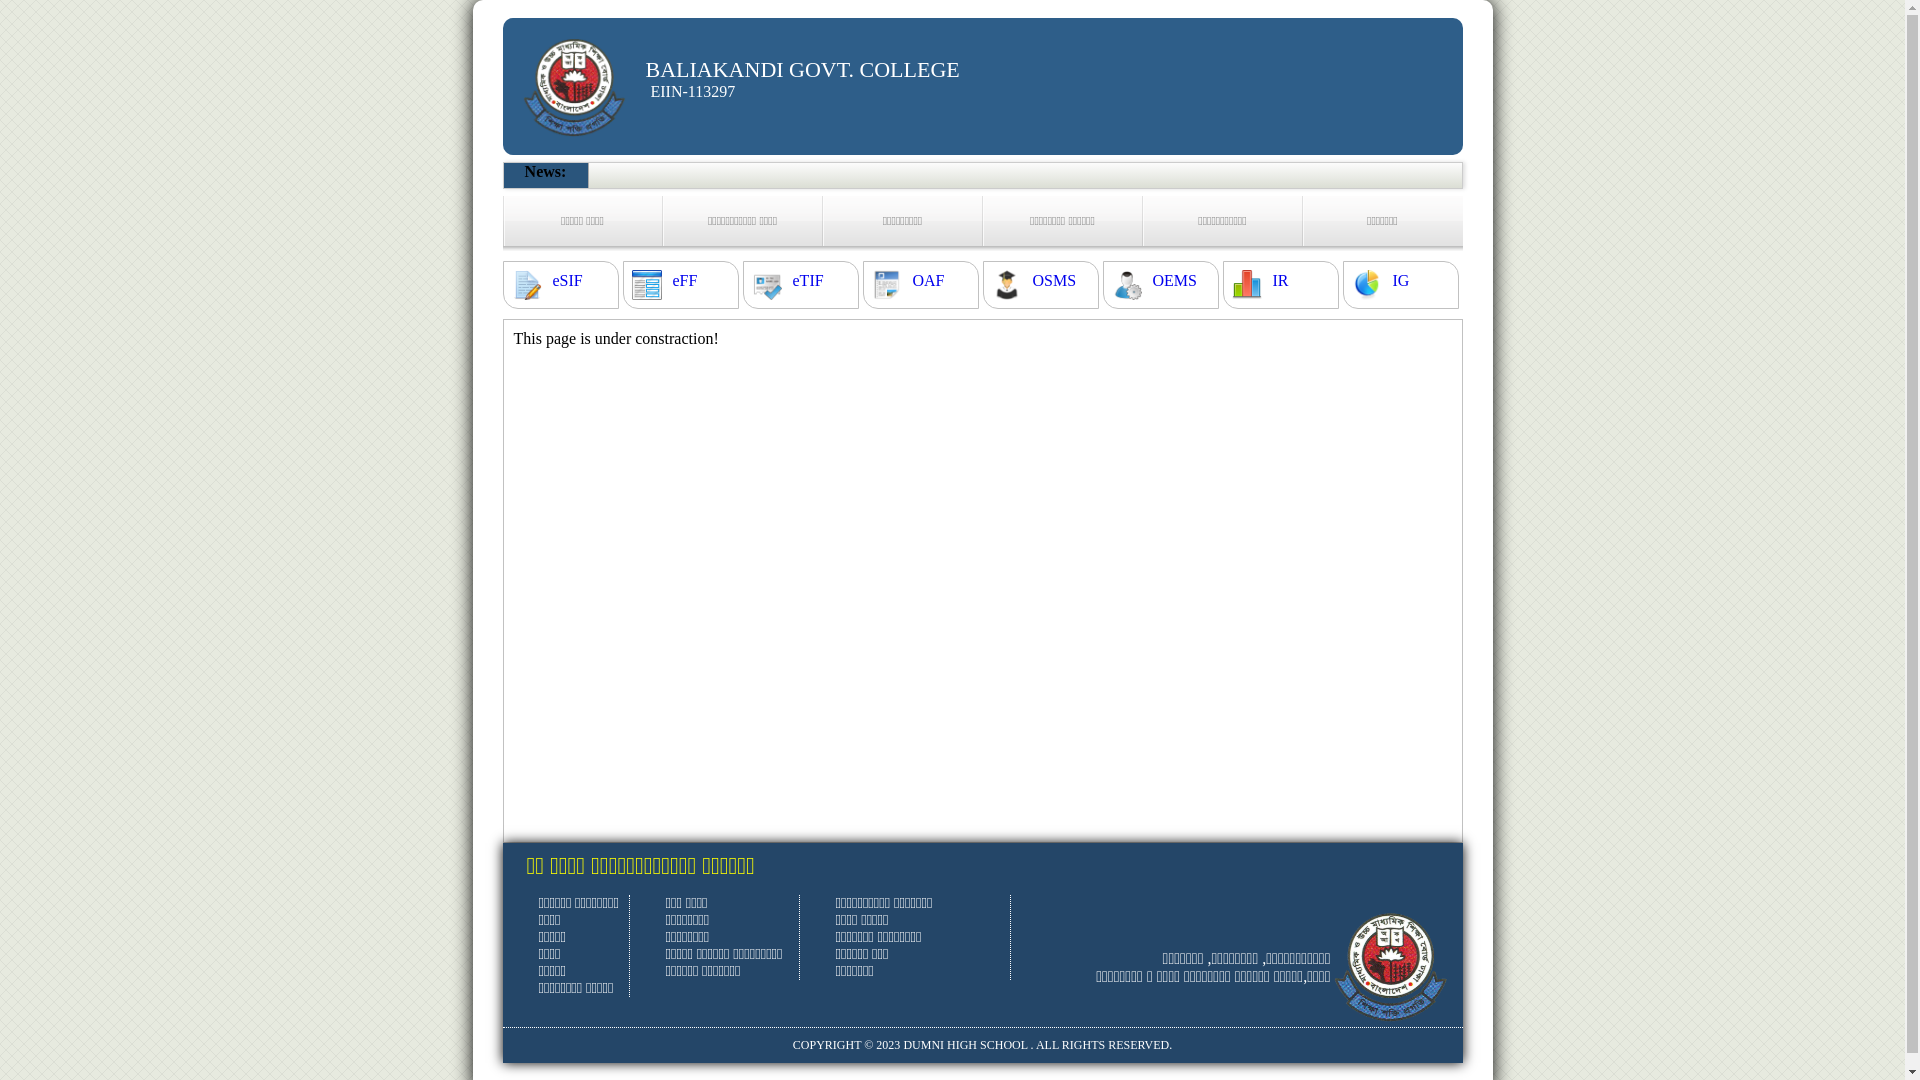  Describe the element at coordinates (926, 281) in the screenshot. I see `'OAF'` at that location.